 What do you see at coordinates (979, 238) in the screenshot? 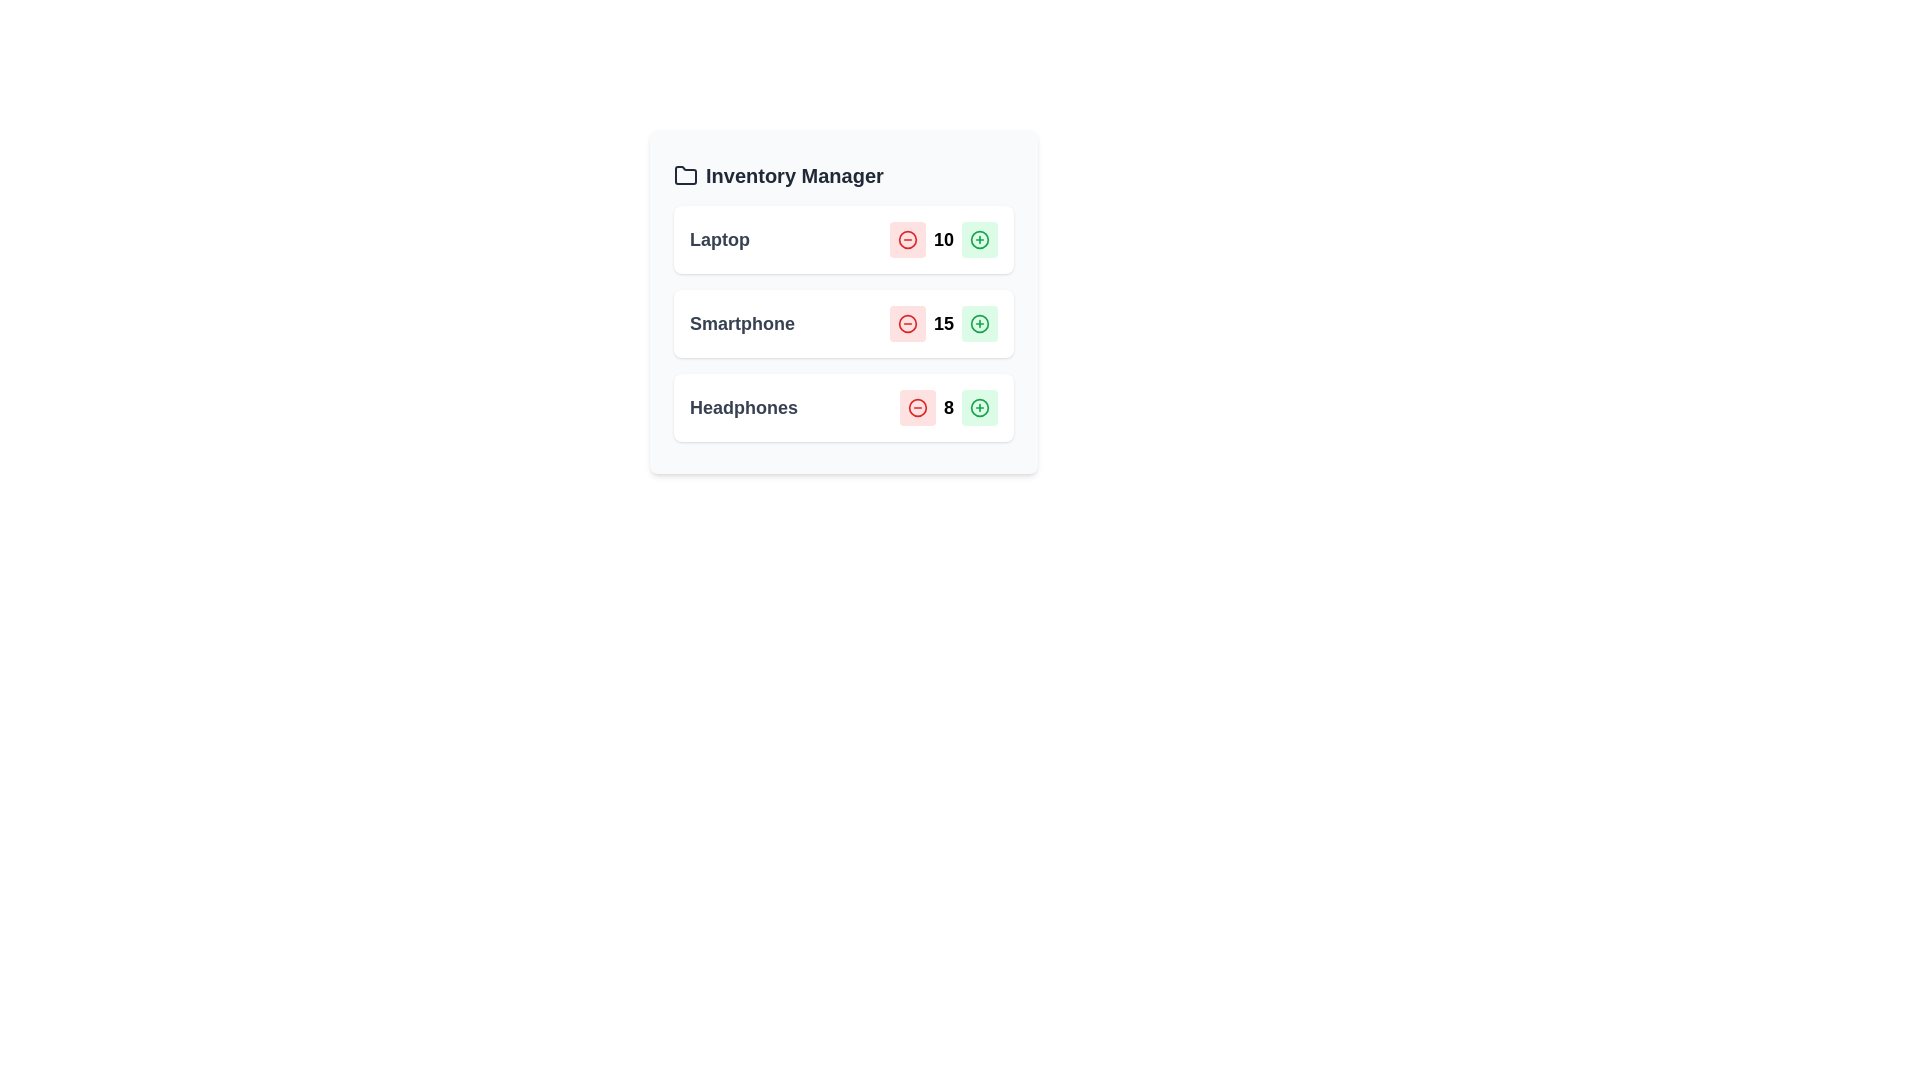
I see `plus button for the Laptop item` at bounding box center [979, 238].